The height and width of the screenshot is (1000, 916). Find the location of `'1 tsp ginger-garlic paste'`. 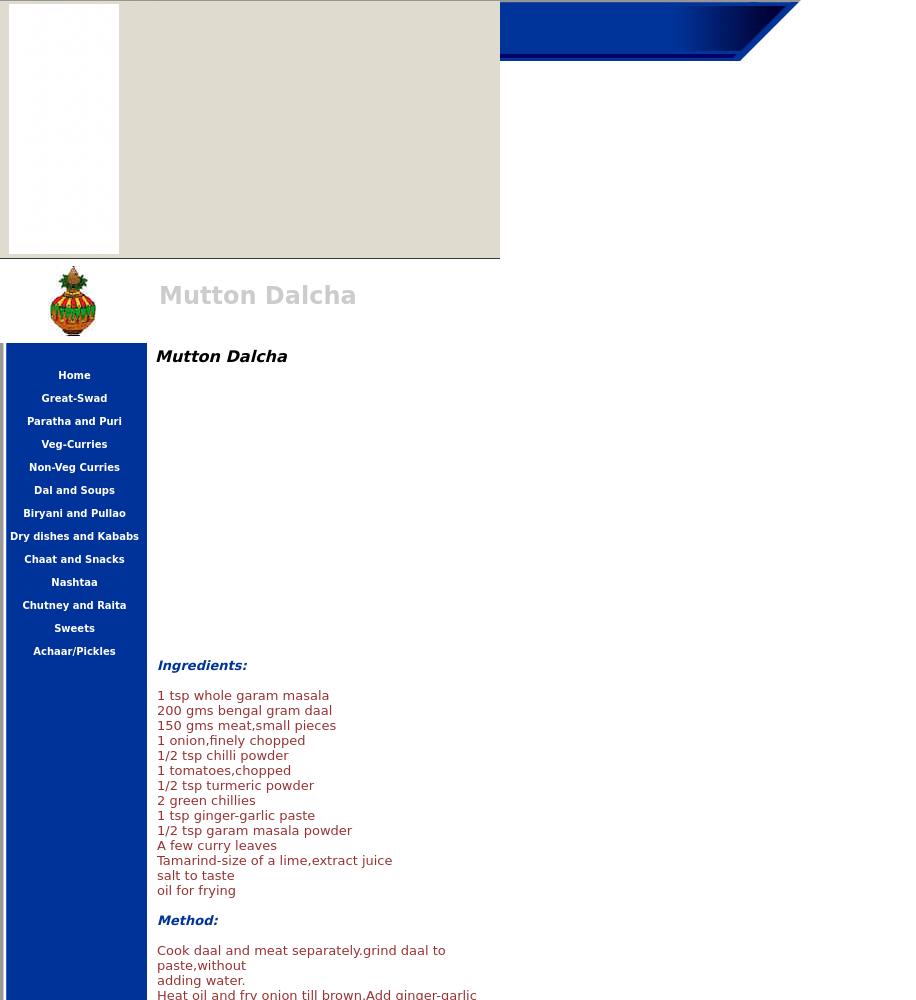

'1 tsp ginger-garlic paste' is located at coordinates (235, 814).